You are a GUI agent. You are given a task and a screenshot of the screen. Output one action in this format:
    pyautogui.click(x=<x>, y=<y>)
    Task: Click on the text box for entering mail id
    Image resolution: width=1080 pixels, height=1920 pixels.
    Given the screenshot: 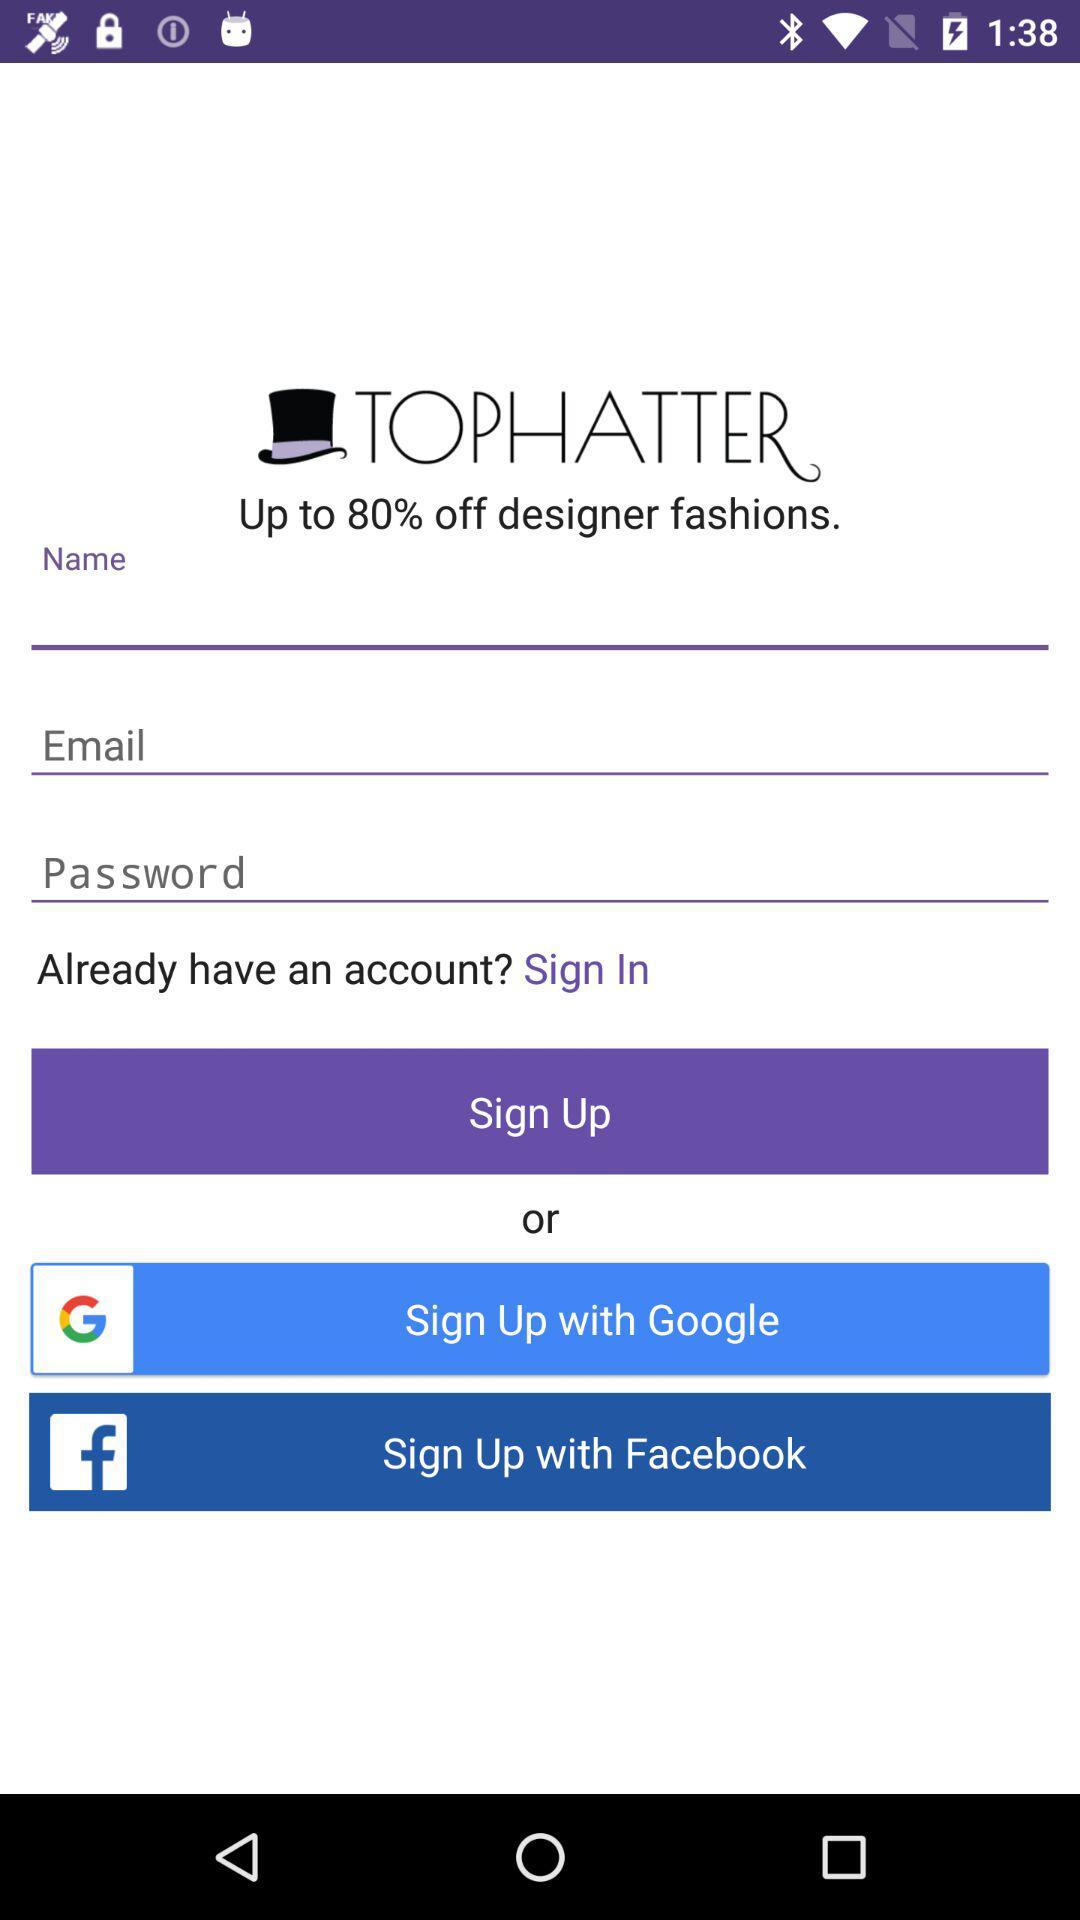 What is the action you would take?
    pyautogui.click(x=540, y=745)
    